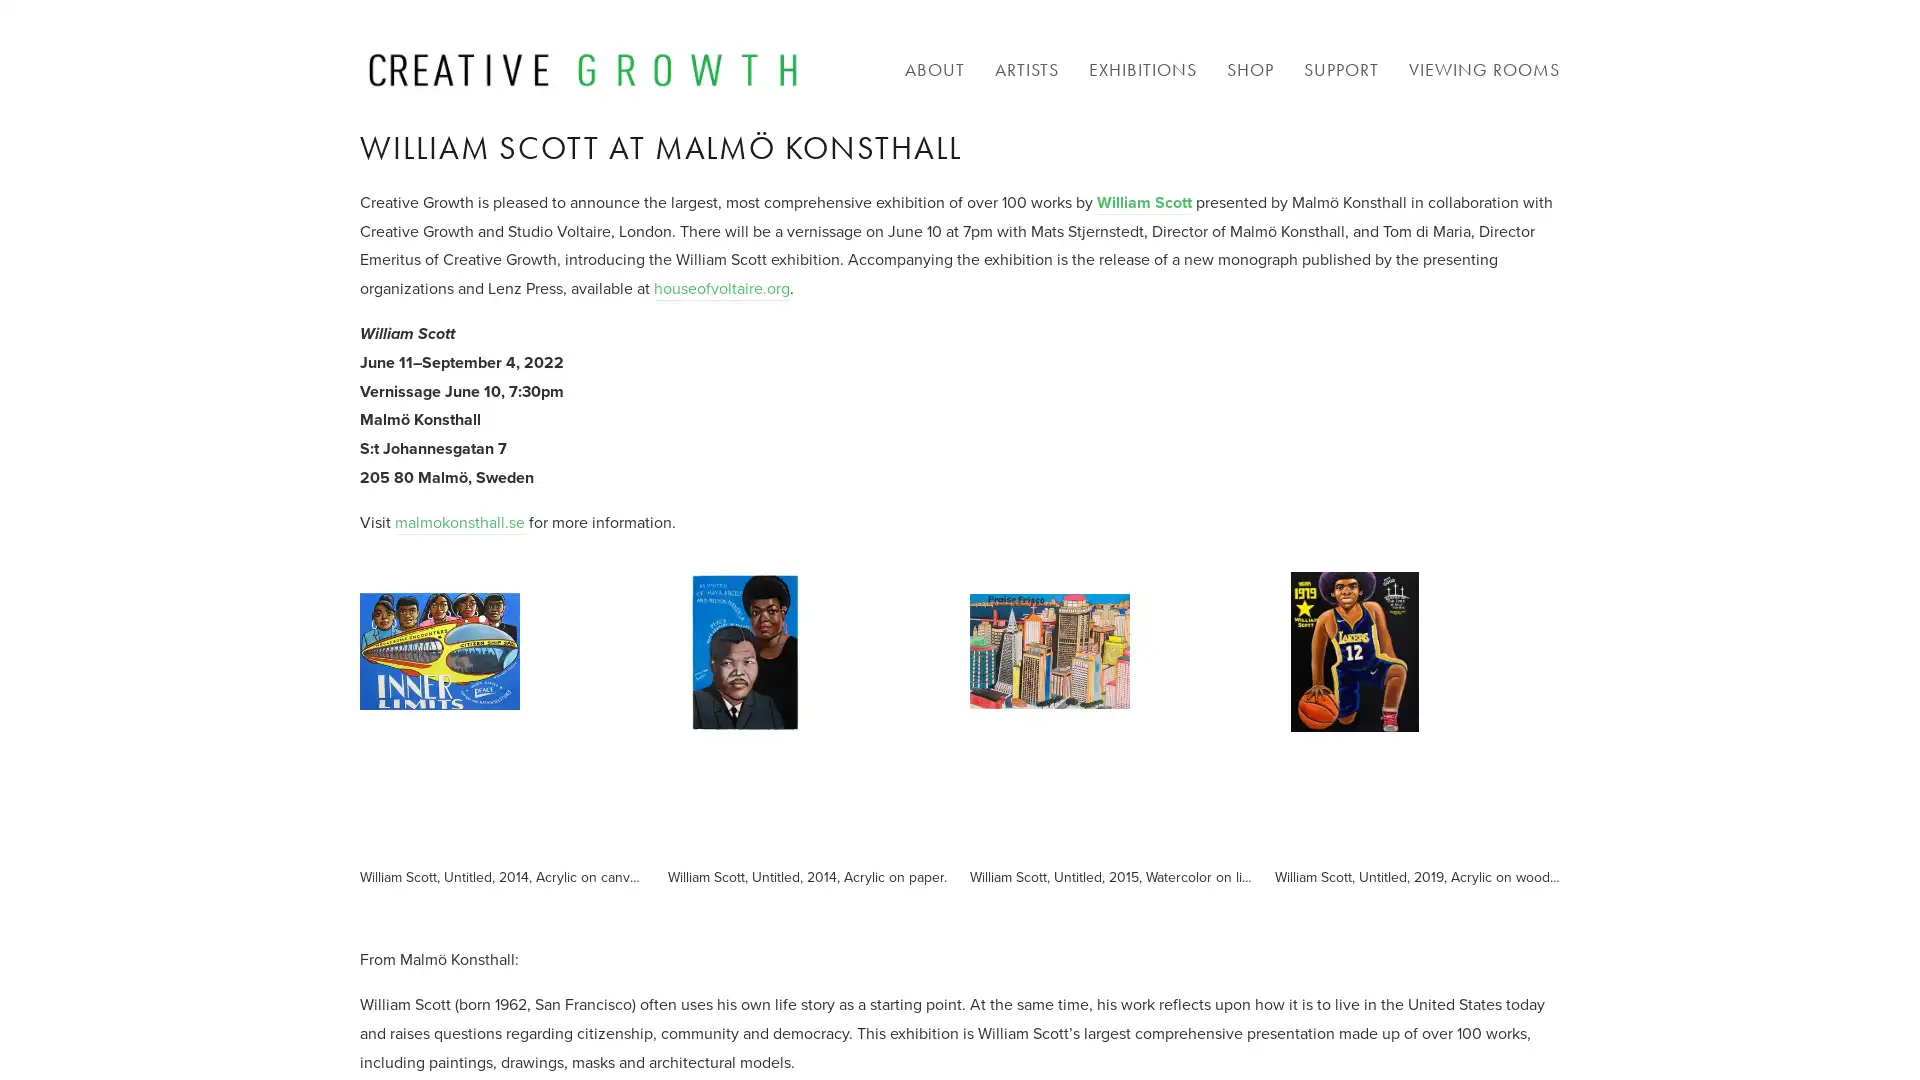 This screenshot has width=1920, height=1080. Describe the element at coordinates (1111, 712) in the screenshot. I see `View fullsize William Scott, Untitled, 2015, Watercolor on lithograph.` at that location.